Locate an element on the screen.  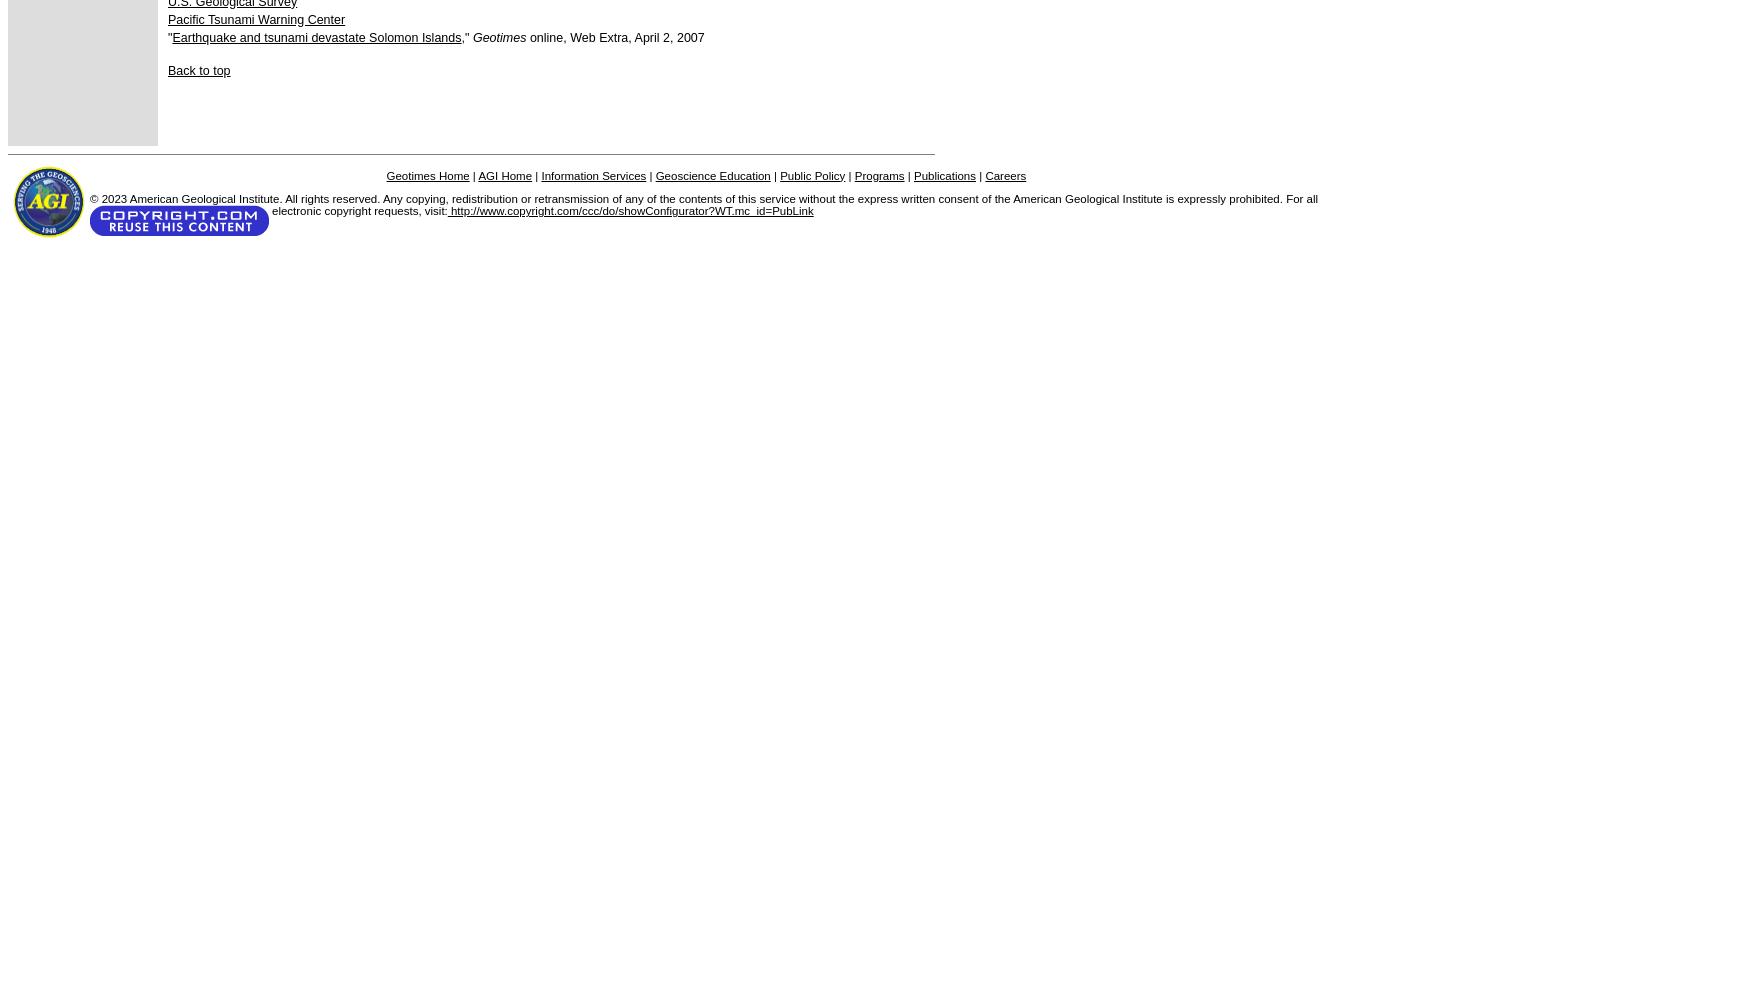
'Pacific Tsunami Warning Center' is located at coordinates (255, 19).